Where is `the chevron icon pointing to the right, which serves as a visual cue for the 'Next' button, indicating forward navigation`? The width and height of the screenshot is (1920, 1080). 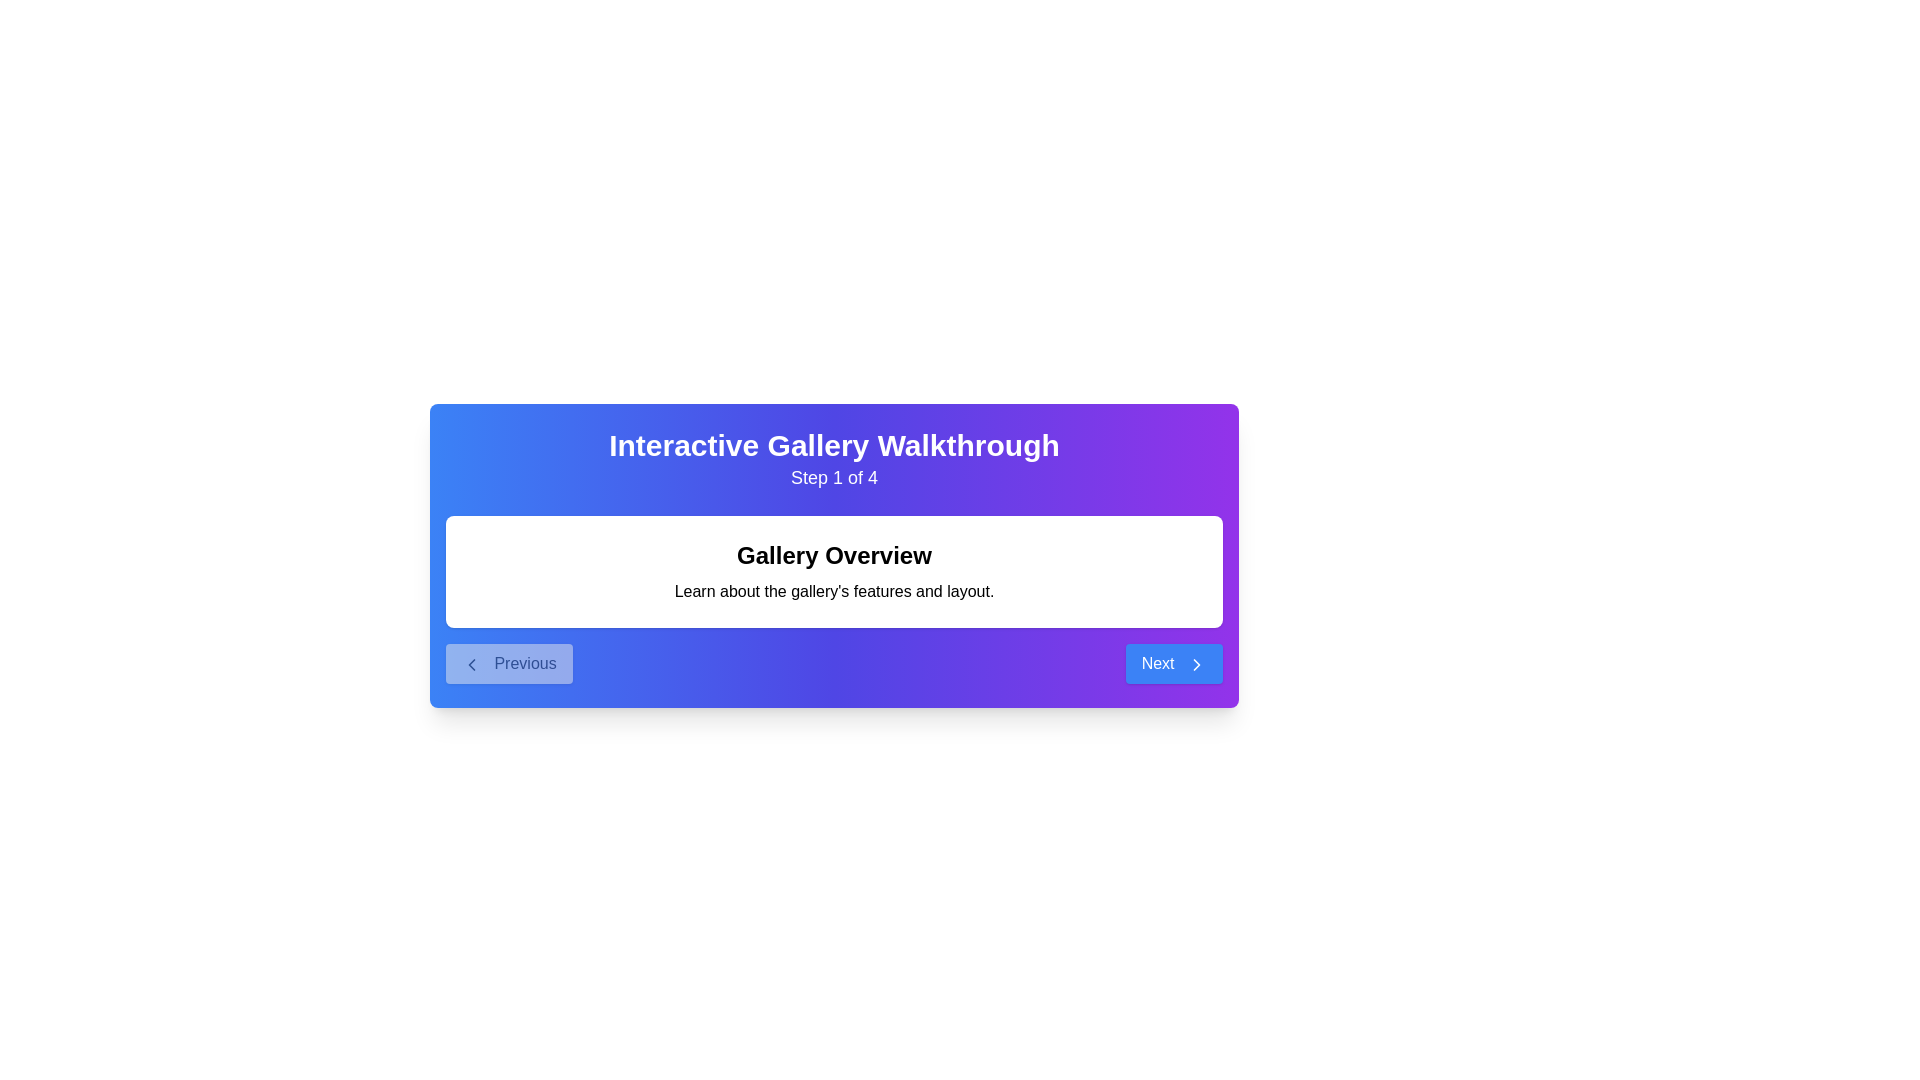 the chevron icon pointing to the right, which serves as a visual cue for the 'Next' button, indicating forward navigation is located at coordinates (1196, 663).